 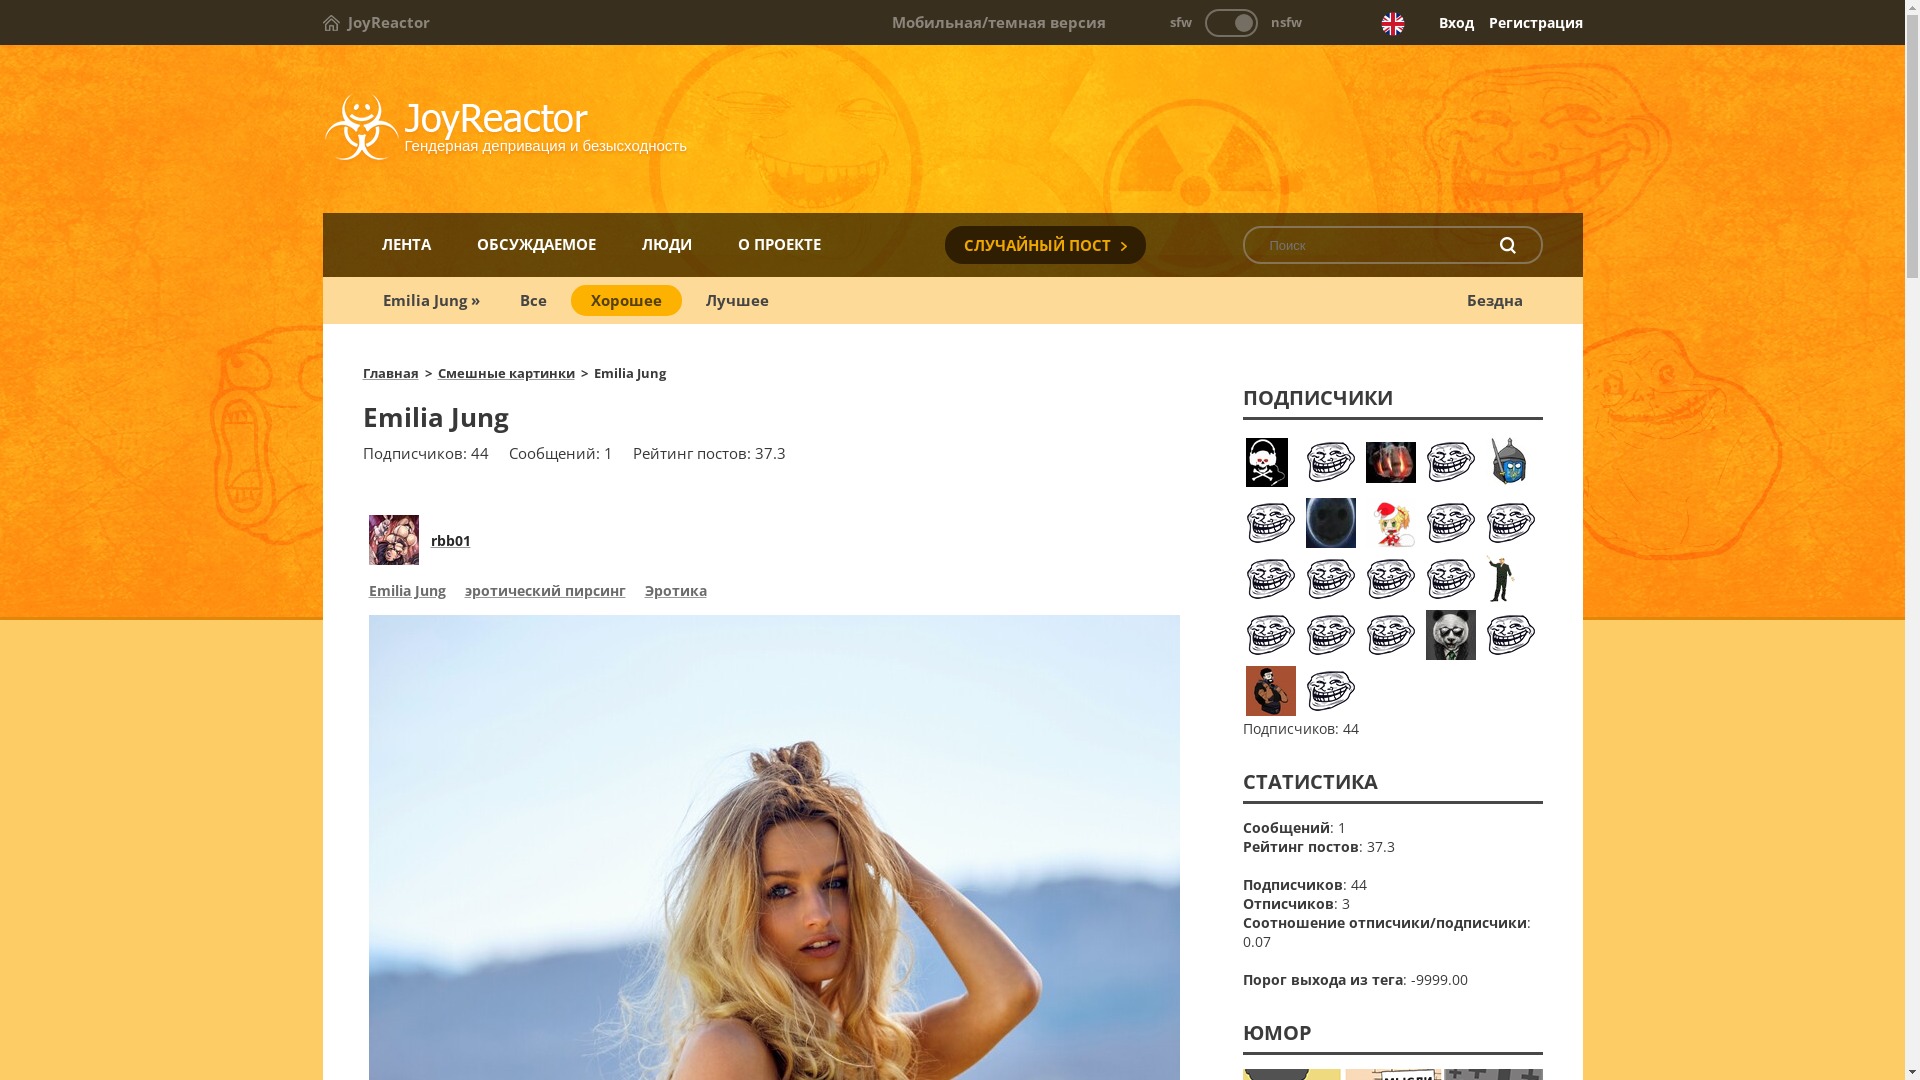 I want to click on 'English version', so click(x=1379, y=23).